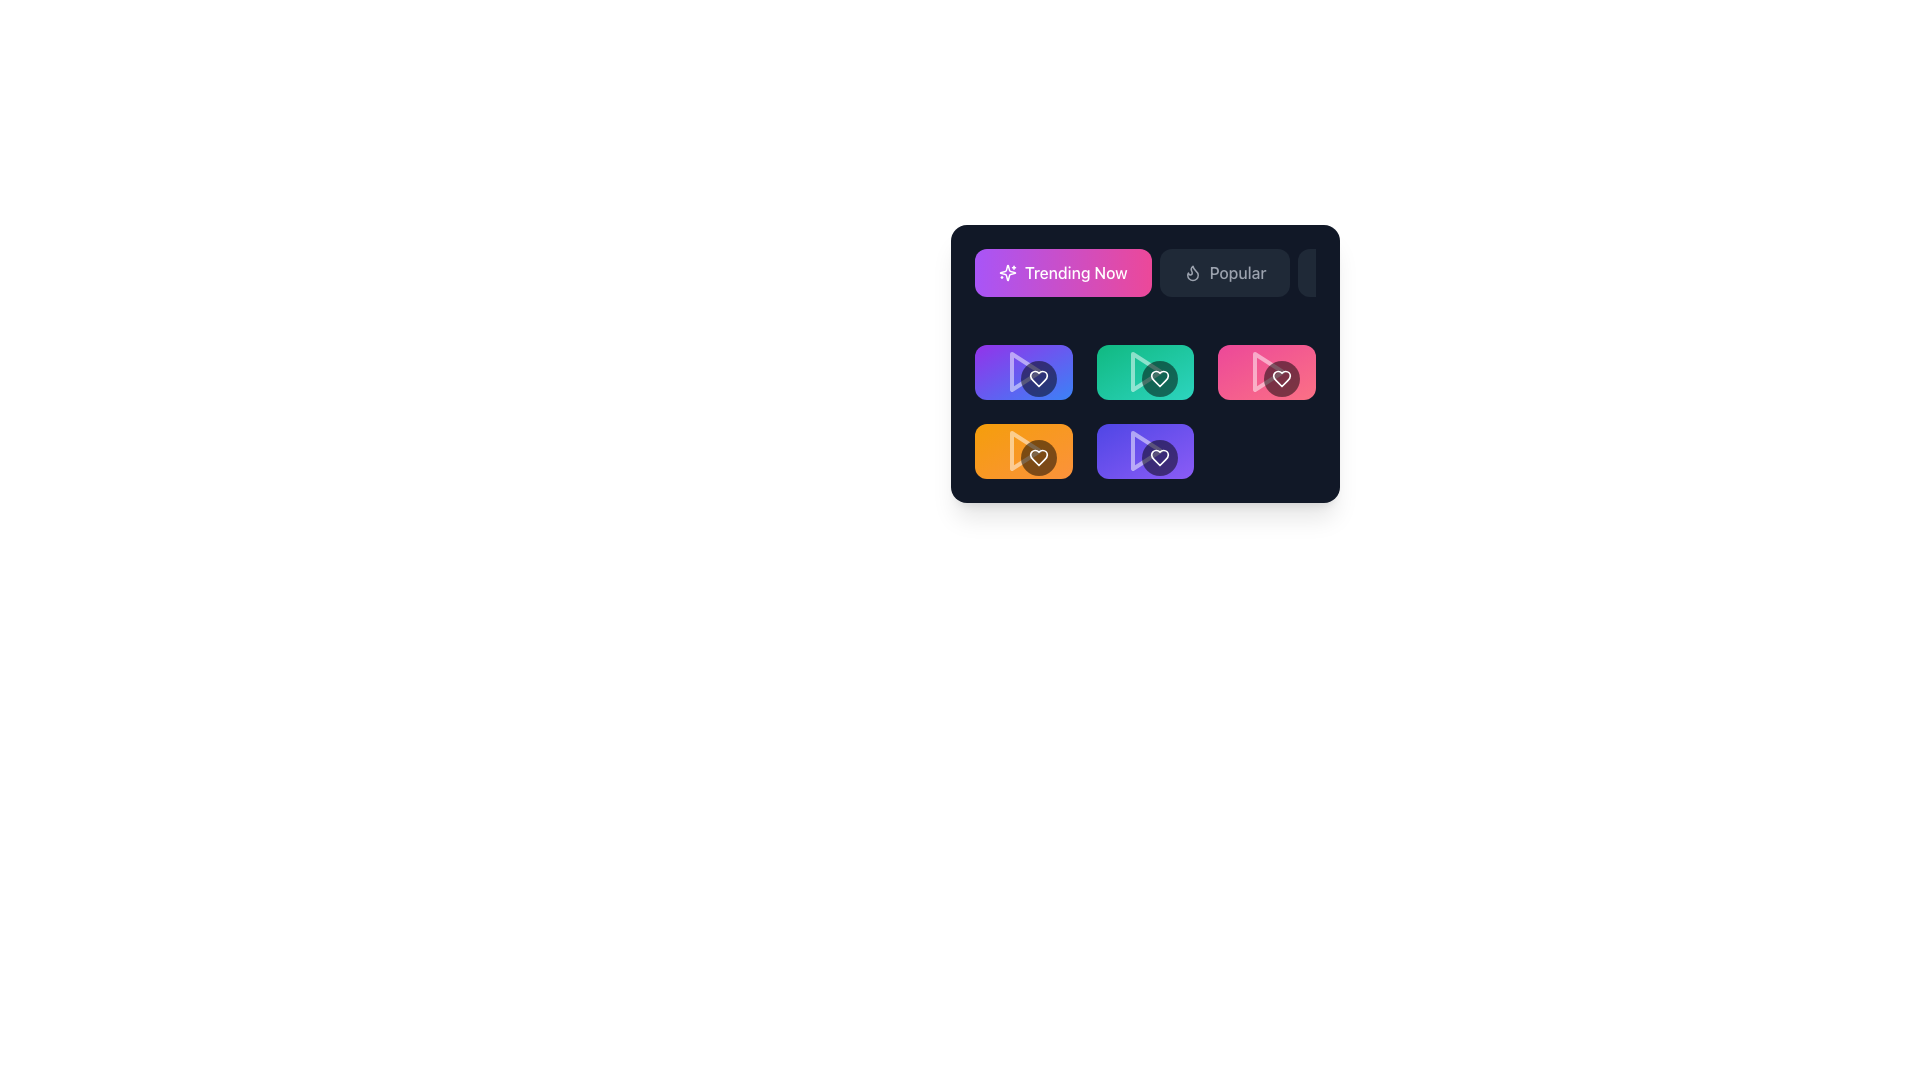 This screenshot has width=1920, height=1080. Describe the element at coordinates (1145, 281) in the screenshot. I see `the navigational button group located at the top section of the interface` at that location.